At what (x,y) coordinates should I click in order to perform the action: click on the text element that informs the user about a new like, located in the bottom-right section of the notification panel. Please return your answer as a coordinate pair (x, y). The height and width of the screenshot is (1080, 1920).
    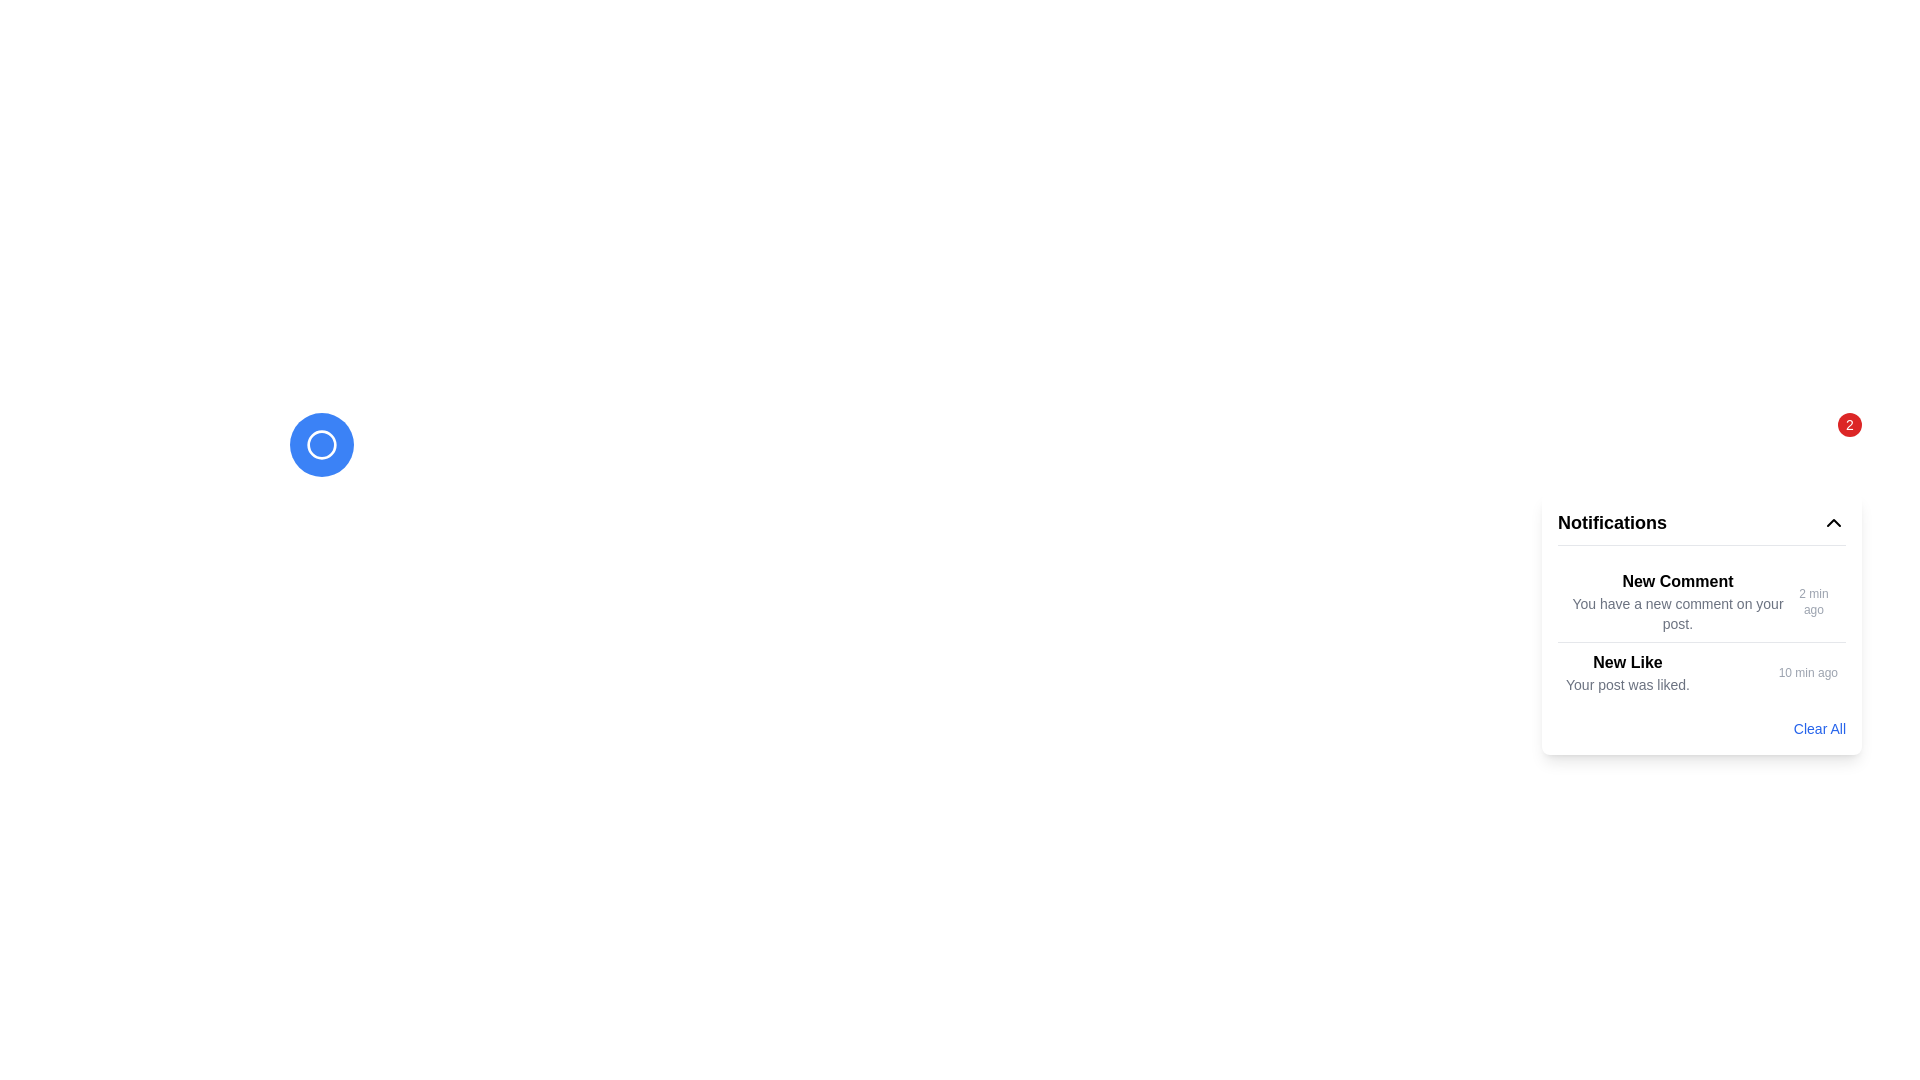
    Looking at the image, I should click on (1627, 684).